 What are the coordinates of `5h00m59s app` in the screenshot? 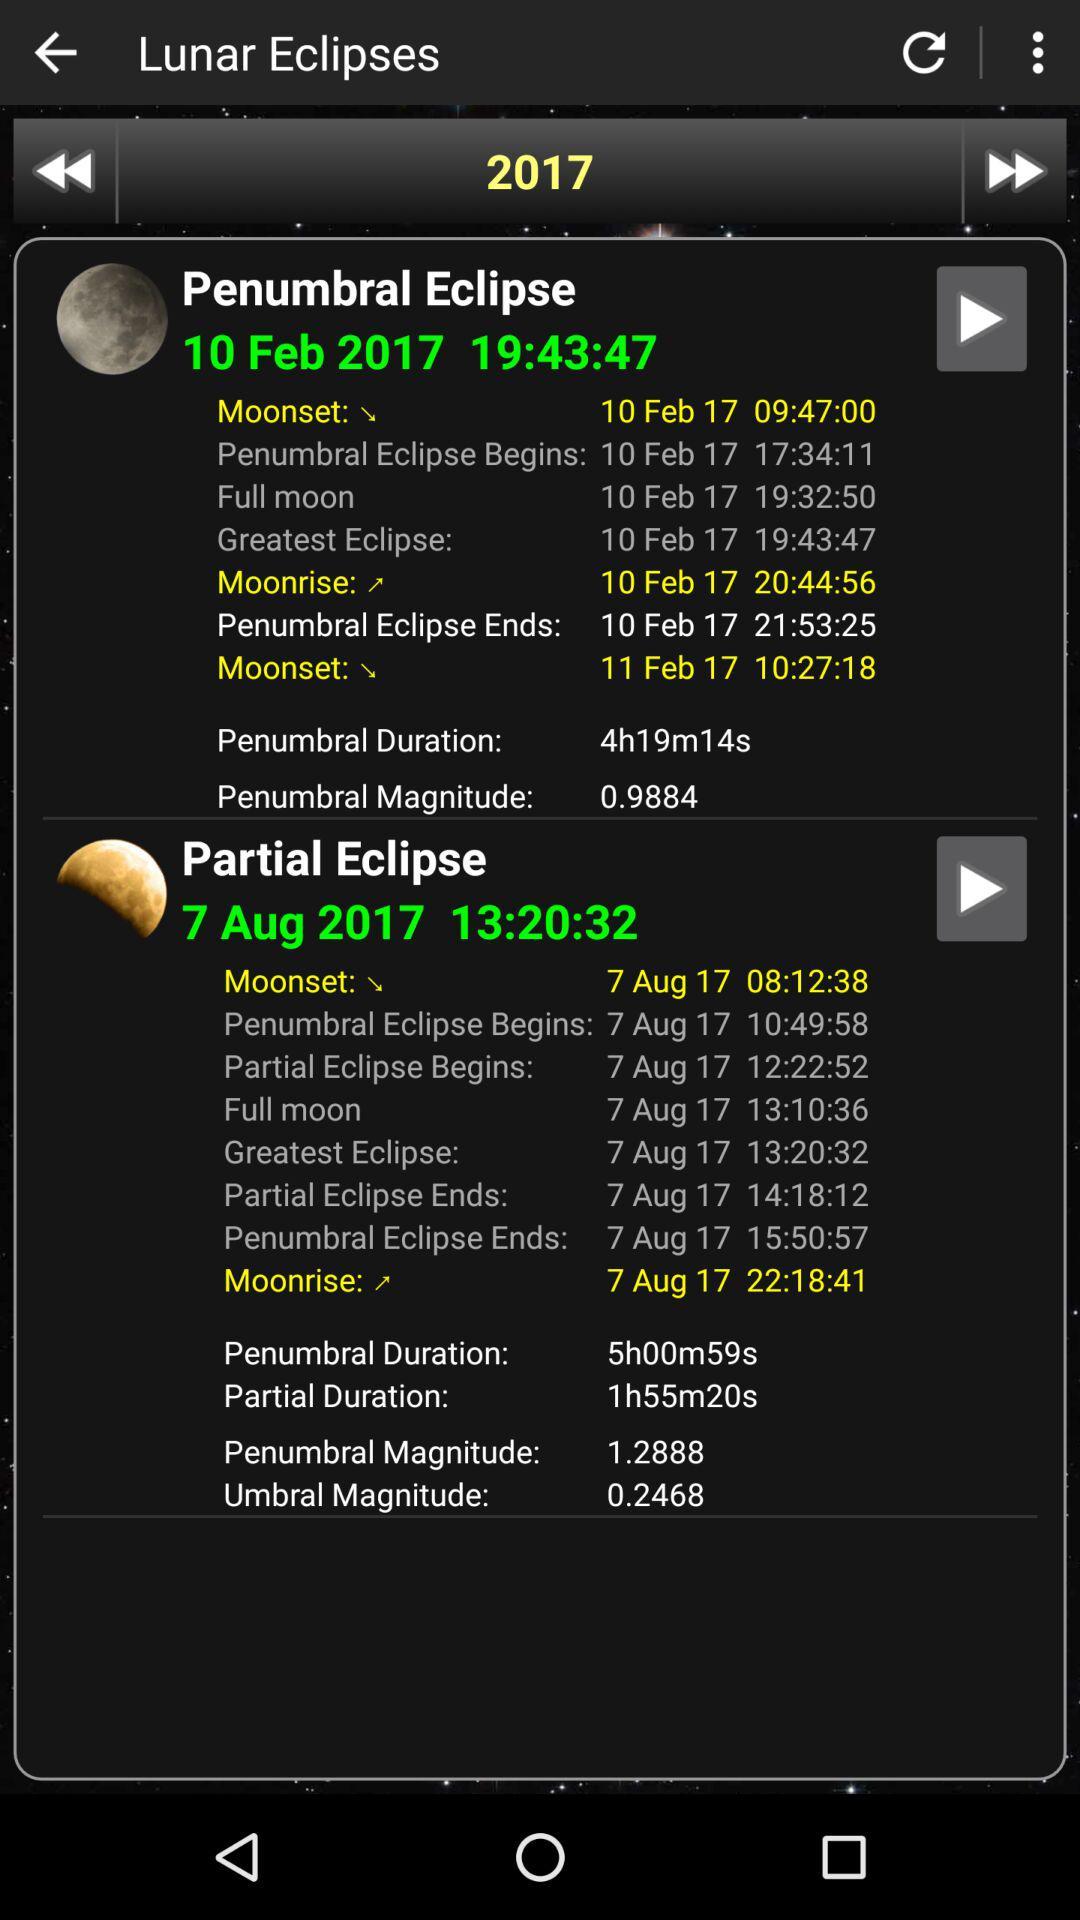 It's located at (737, 1351).